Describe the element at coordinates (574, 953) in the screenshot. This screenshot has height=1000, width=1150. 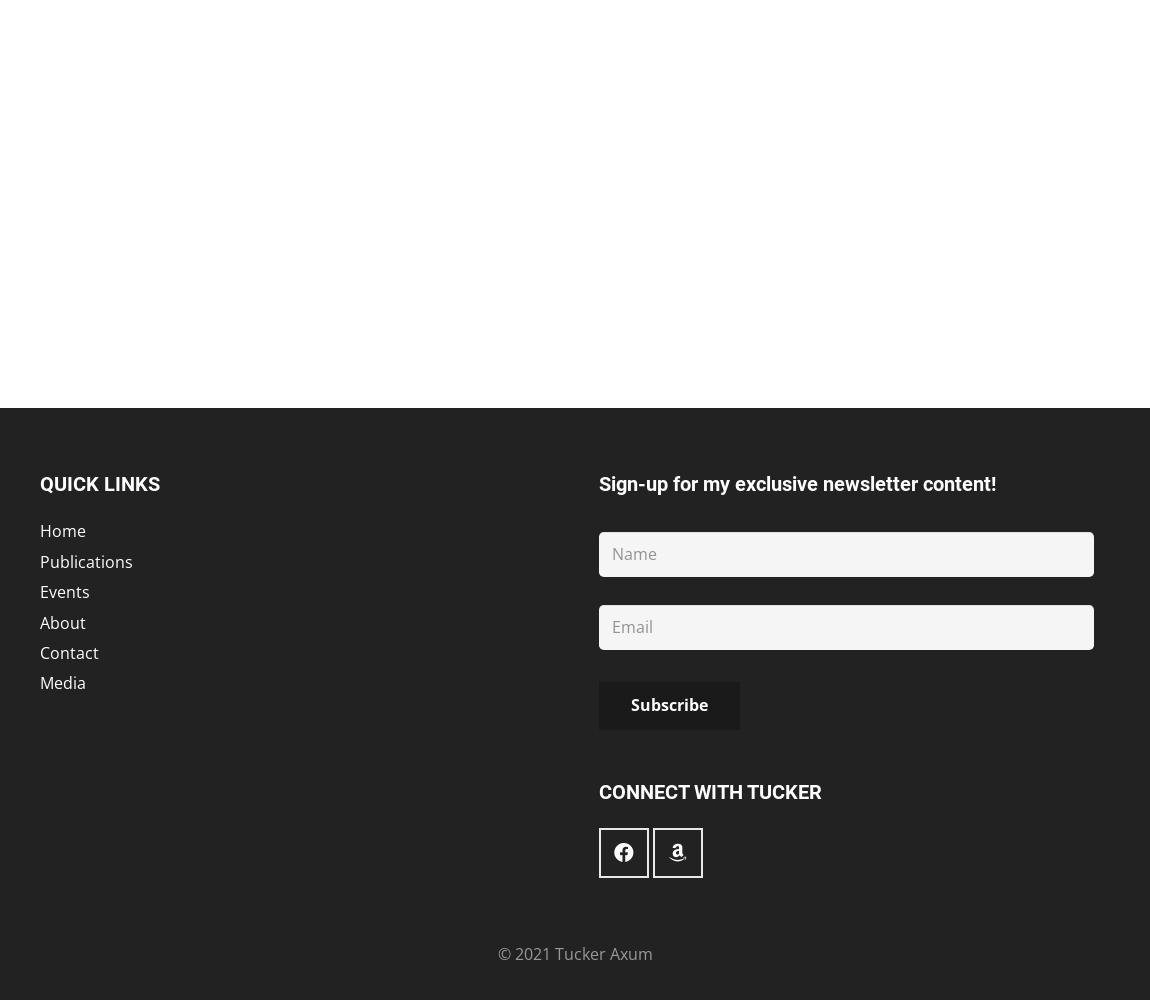
I see `'© 2021 Tucker Axum'` at that location.